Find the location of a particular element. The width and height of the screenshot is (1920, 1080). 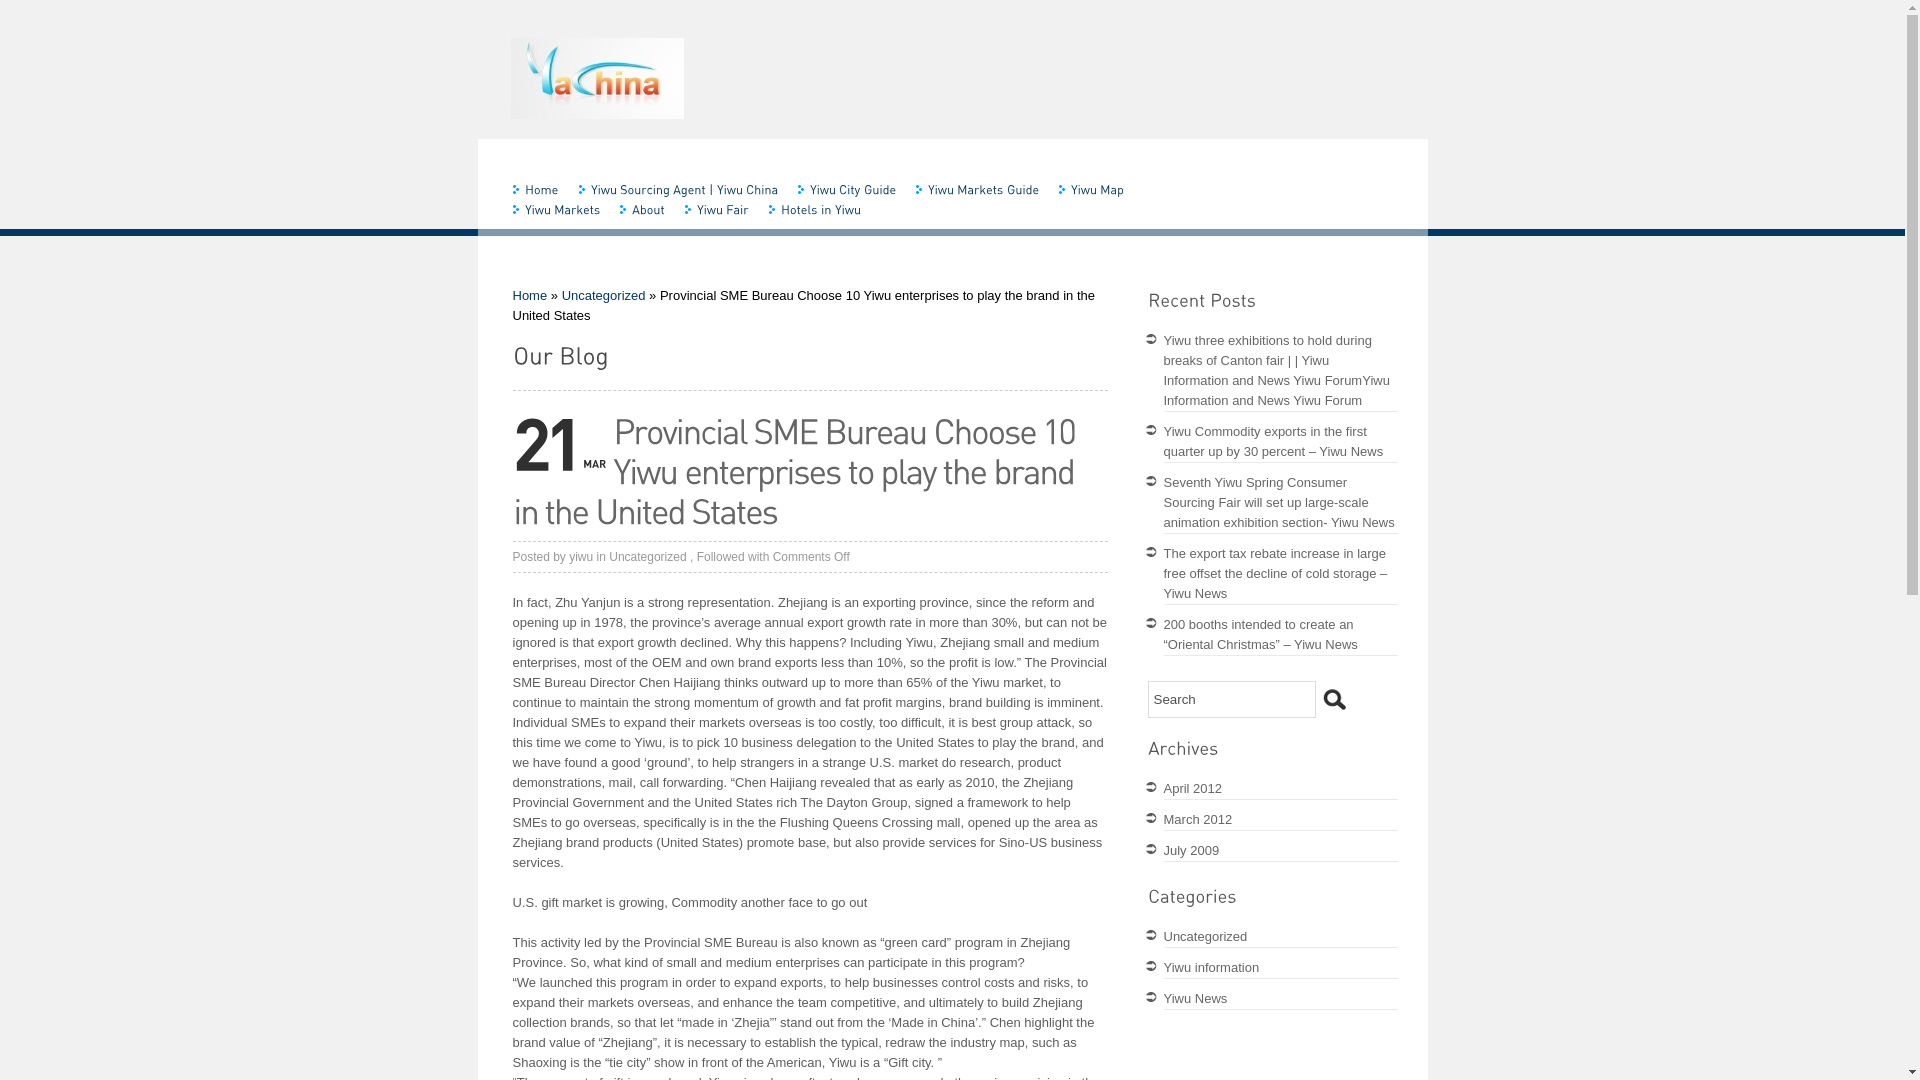

'March 2012' is located at coordinates (1198, 819).